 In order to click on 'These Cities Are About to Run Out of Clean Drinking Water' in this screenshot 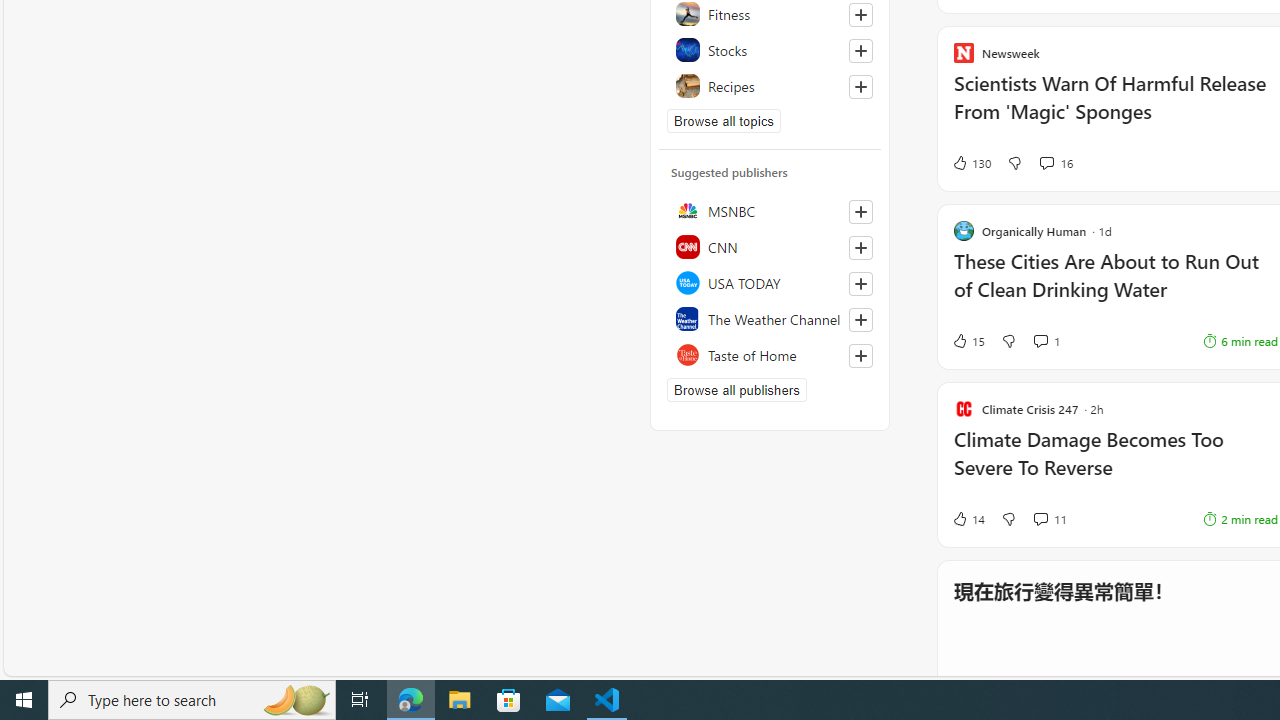, I will do `click(1114, 285)`.